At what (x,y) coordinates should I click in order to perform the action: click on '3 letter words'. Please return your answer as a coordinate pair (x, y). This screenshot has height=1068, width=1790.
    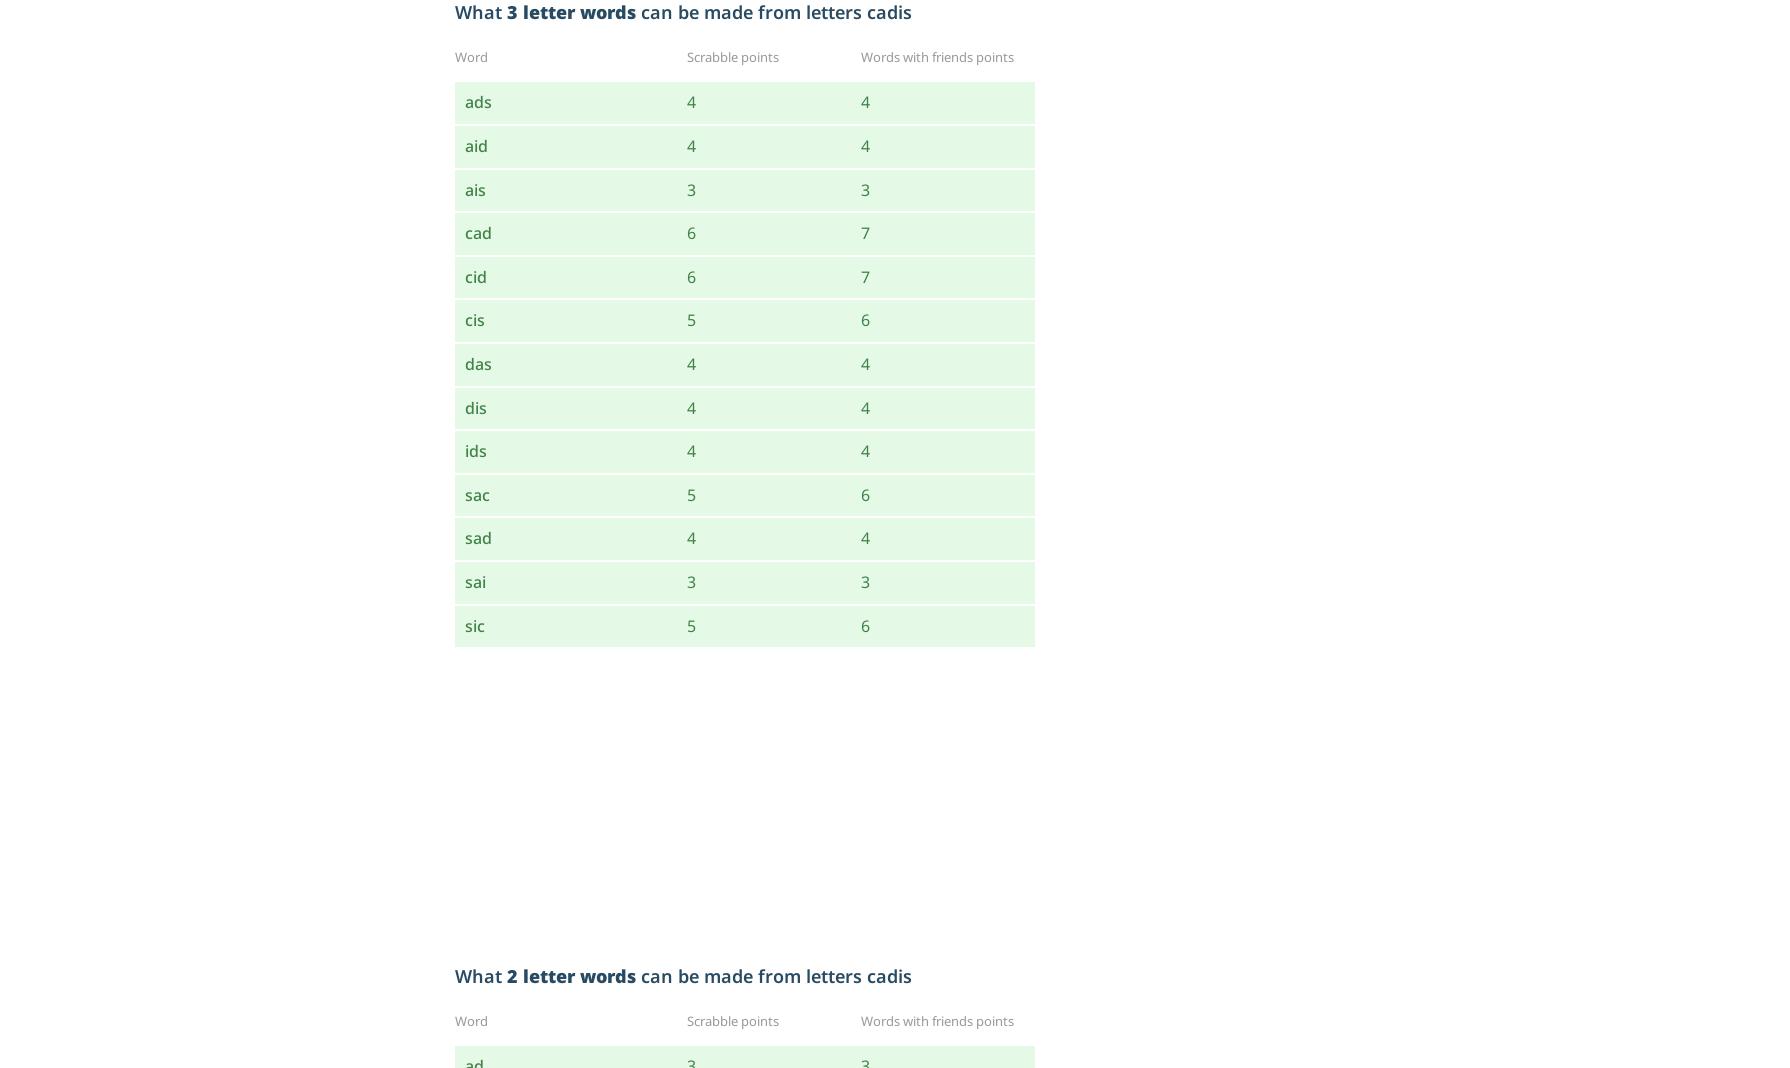
    Looking at the image, I should click on (570, 10).